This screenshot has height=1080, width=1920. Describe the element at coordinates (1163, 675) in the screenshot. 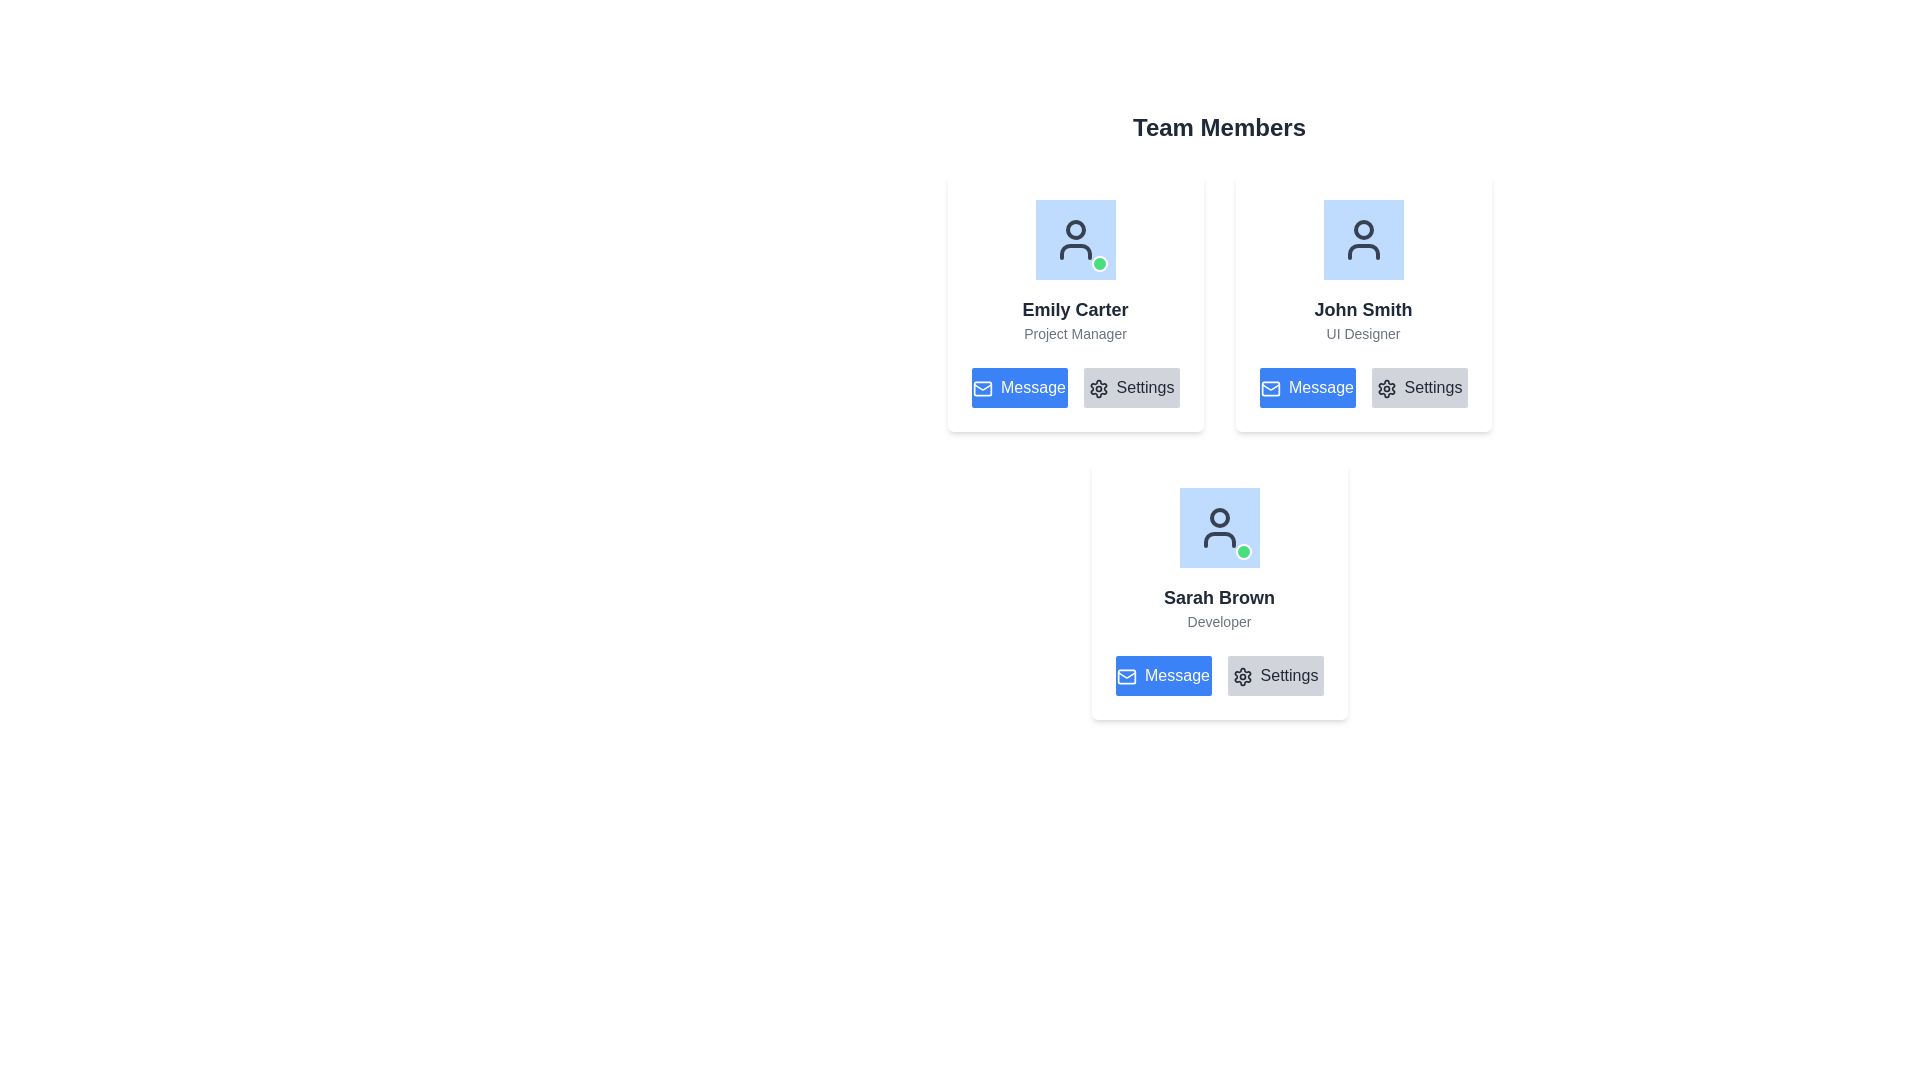

I see `the first button in the horizontal button group below the 'Sarah Brown, Developer' card in the 'Team Members' section` at that location.